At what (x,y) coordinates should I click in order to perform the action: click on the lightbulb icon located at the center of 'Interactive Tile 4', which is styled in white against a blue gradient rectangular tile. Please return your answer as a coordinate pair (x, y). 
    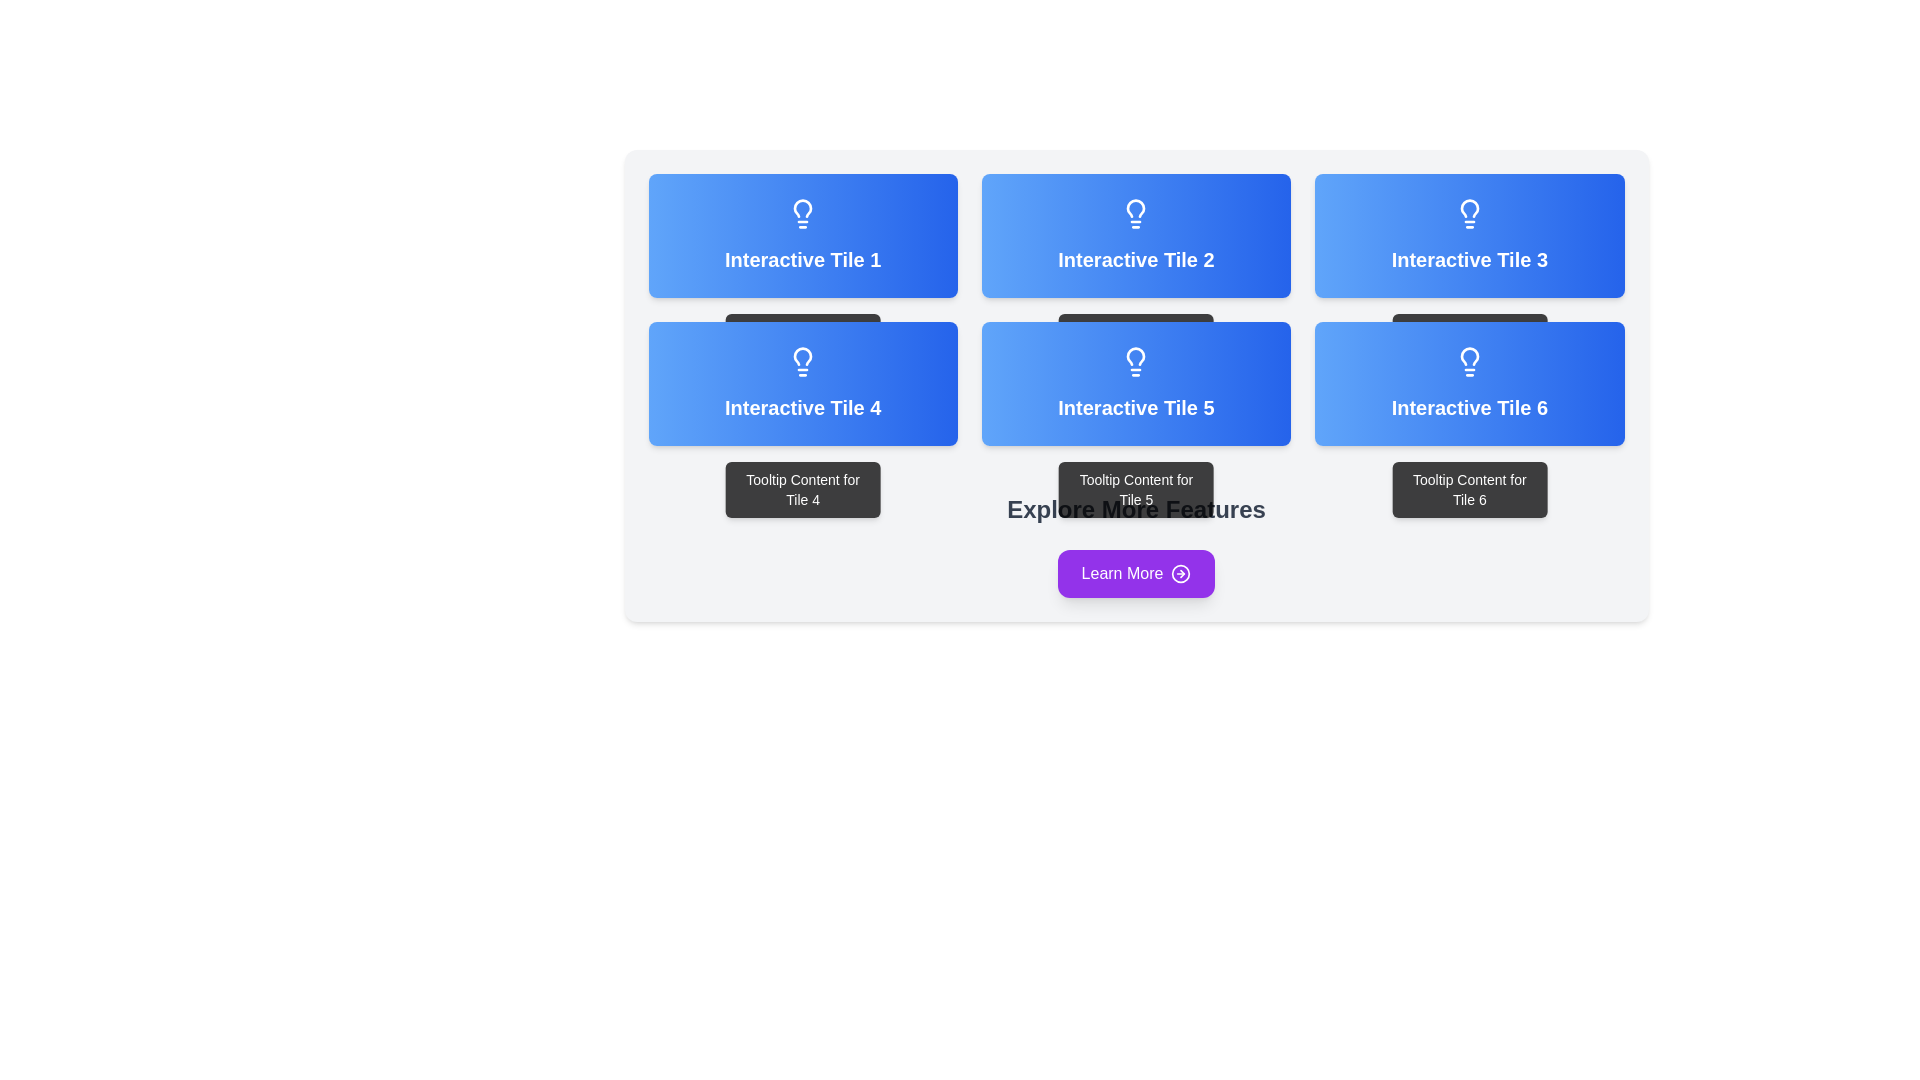
    Looking at the image, I should click on (803, 362).